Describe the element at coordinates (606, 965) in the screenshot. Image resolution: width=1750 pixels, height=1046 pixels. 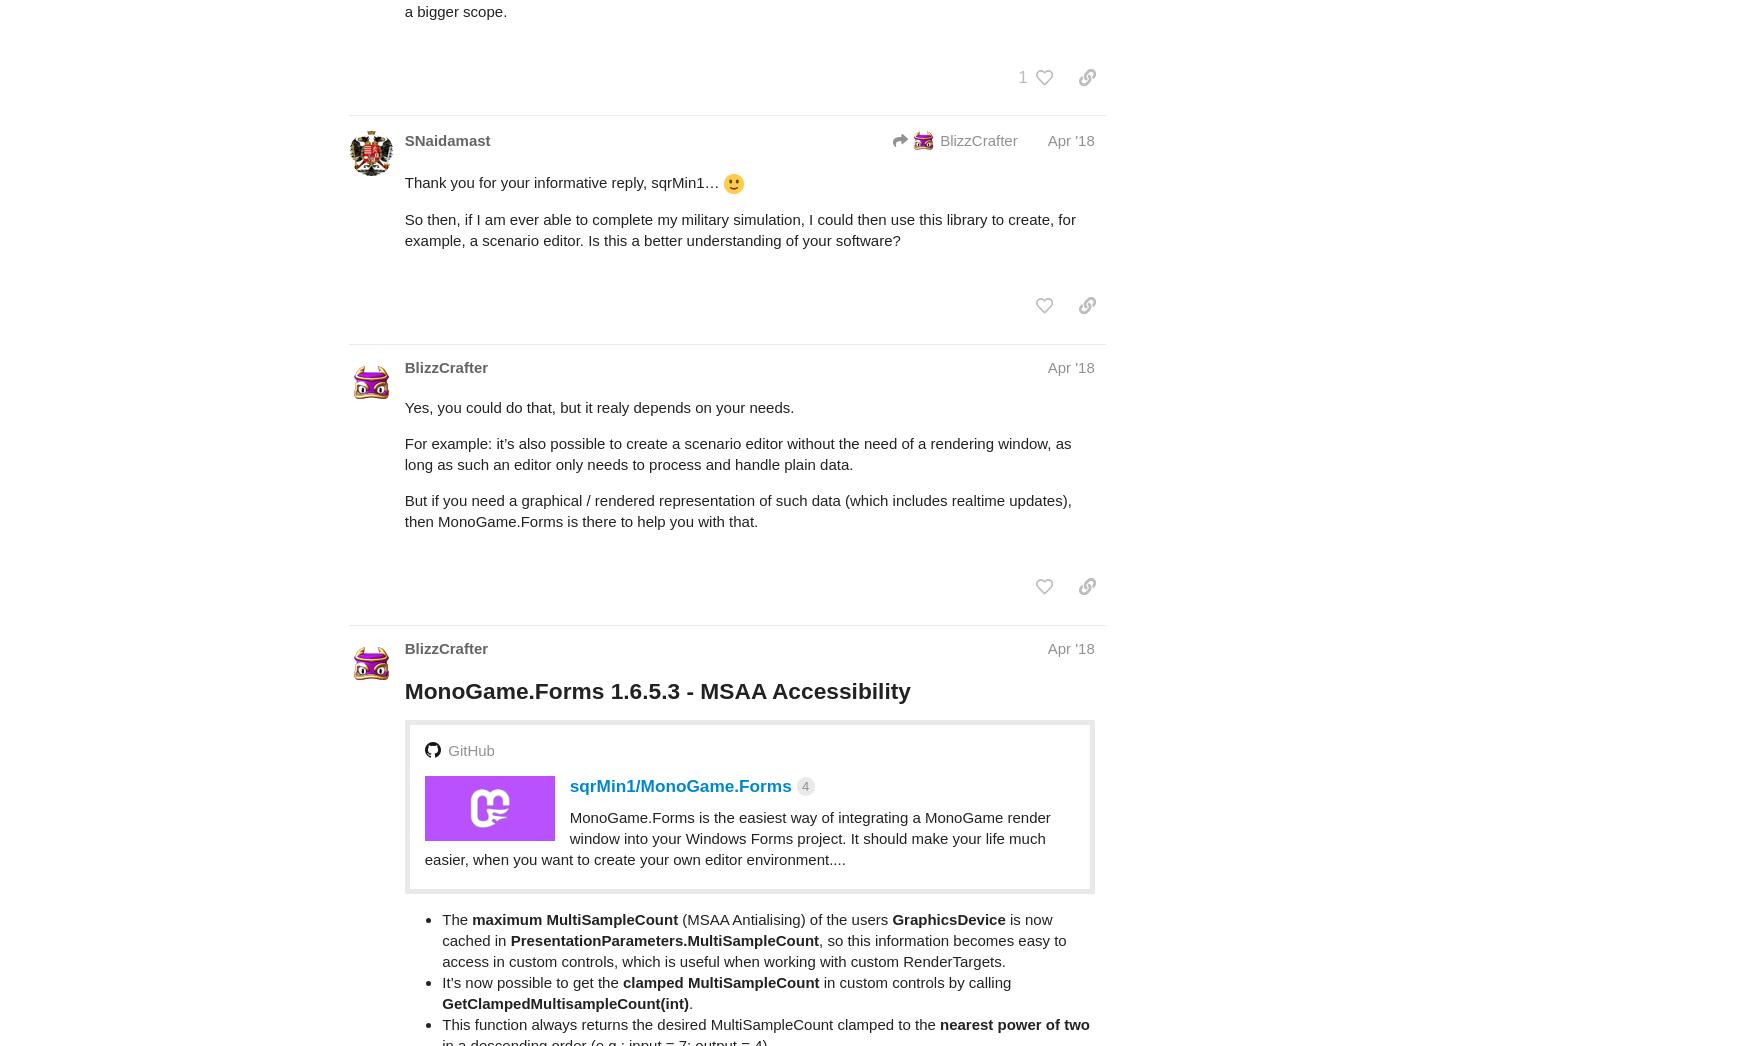
I see `'in a descending order (e.g.: input = 7; output = 4).'` at that location.